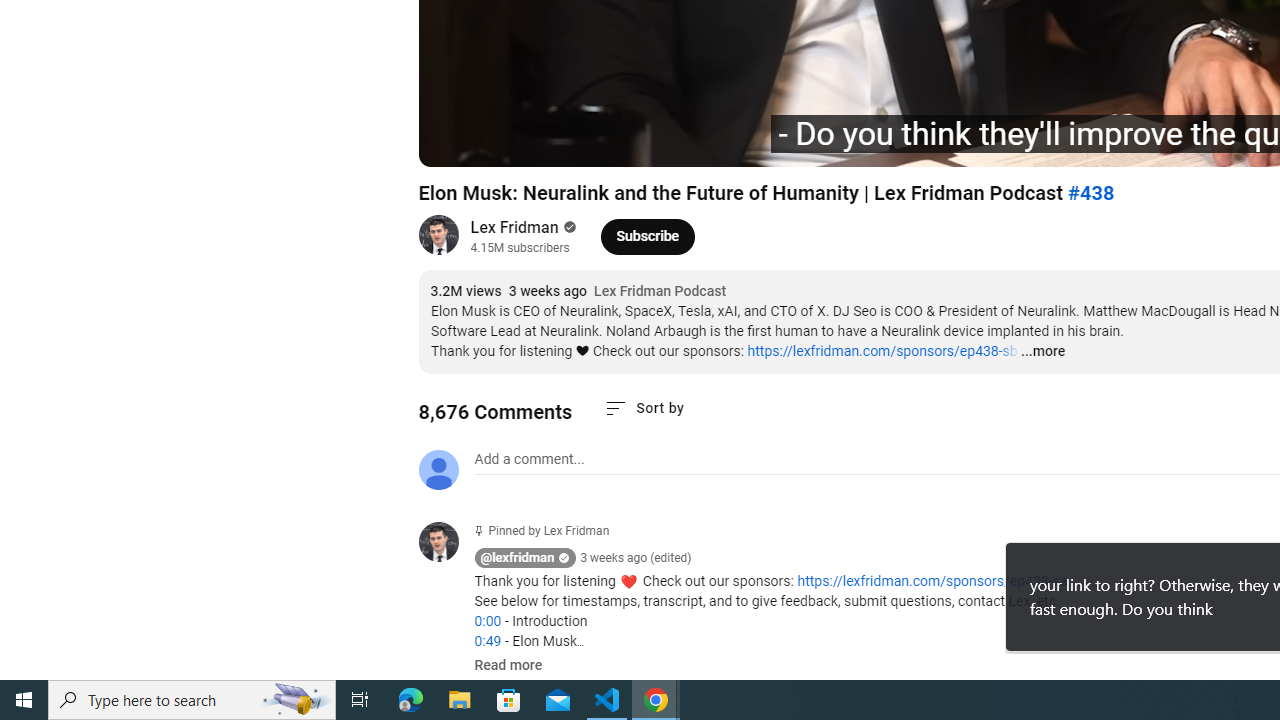 The width and height of the screenshot is (1280, 720). I want to click on 'Default profile photo', so click(438, 470).